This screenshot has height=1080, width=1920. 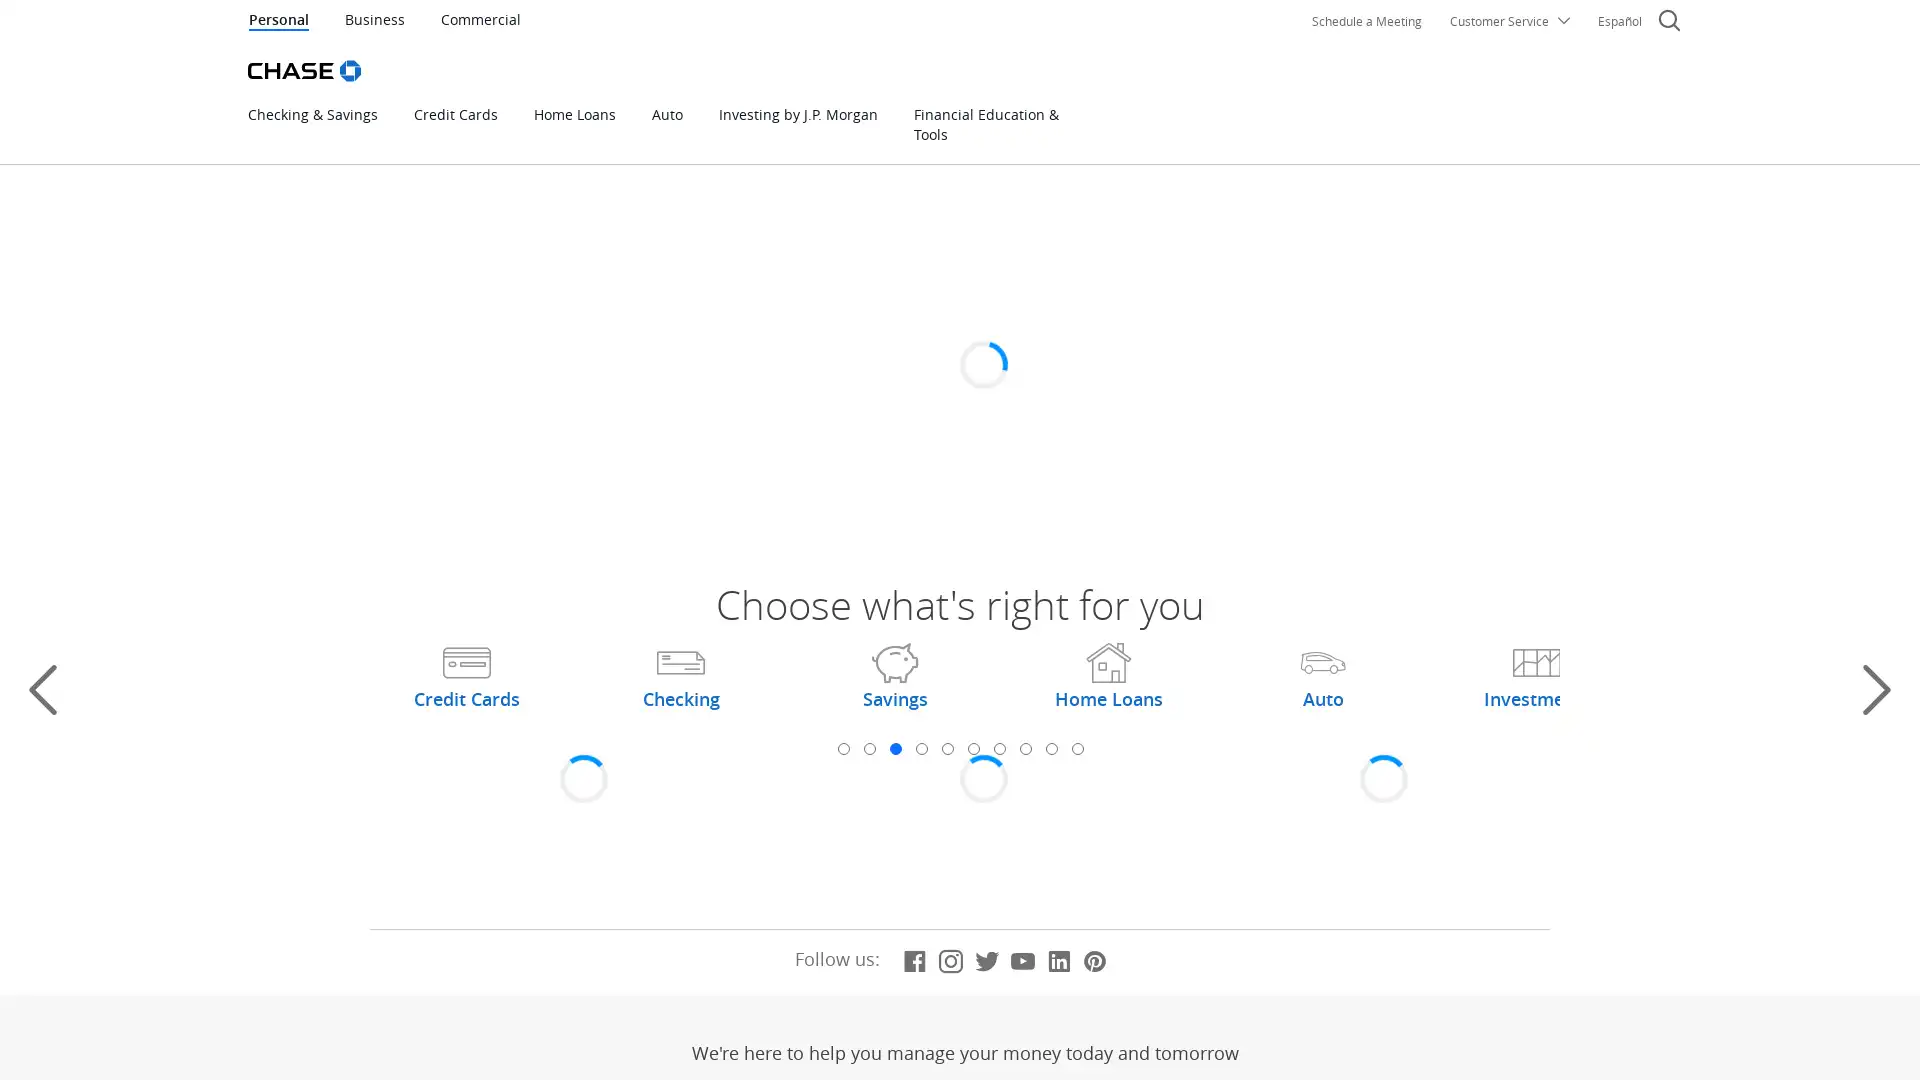 What do you see at coordinates (701, 433) in the screenshot?
I see `Open an account` at bounding box center [701, 433].